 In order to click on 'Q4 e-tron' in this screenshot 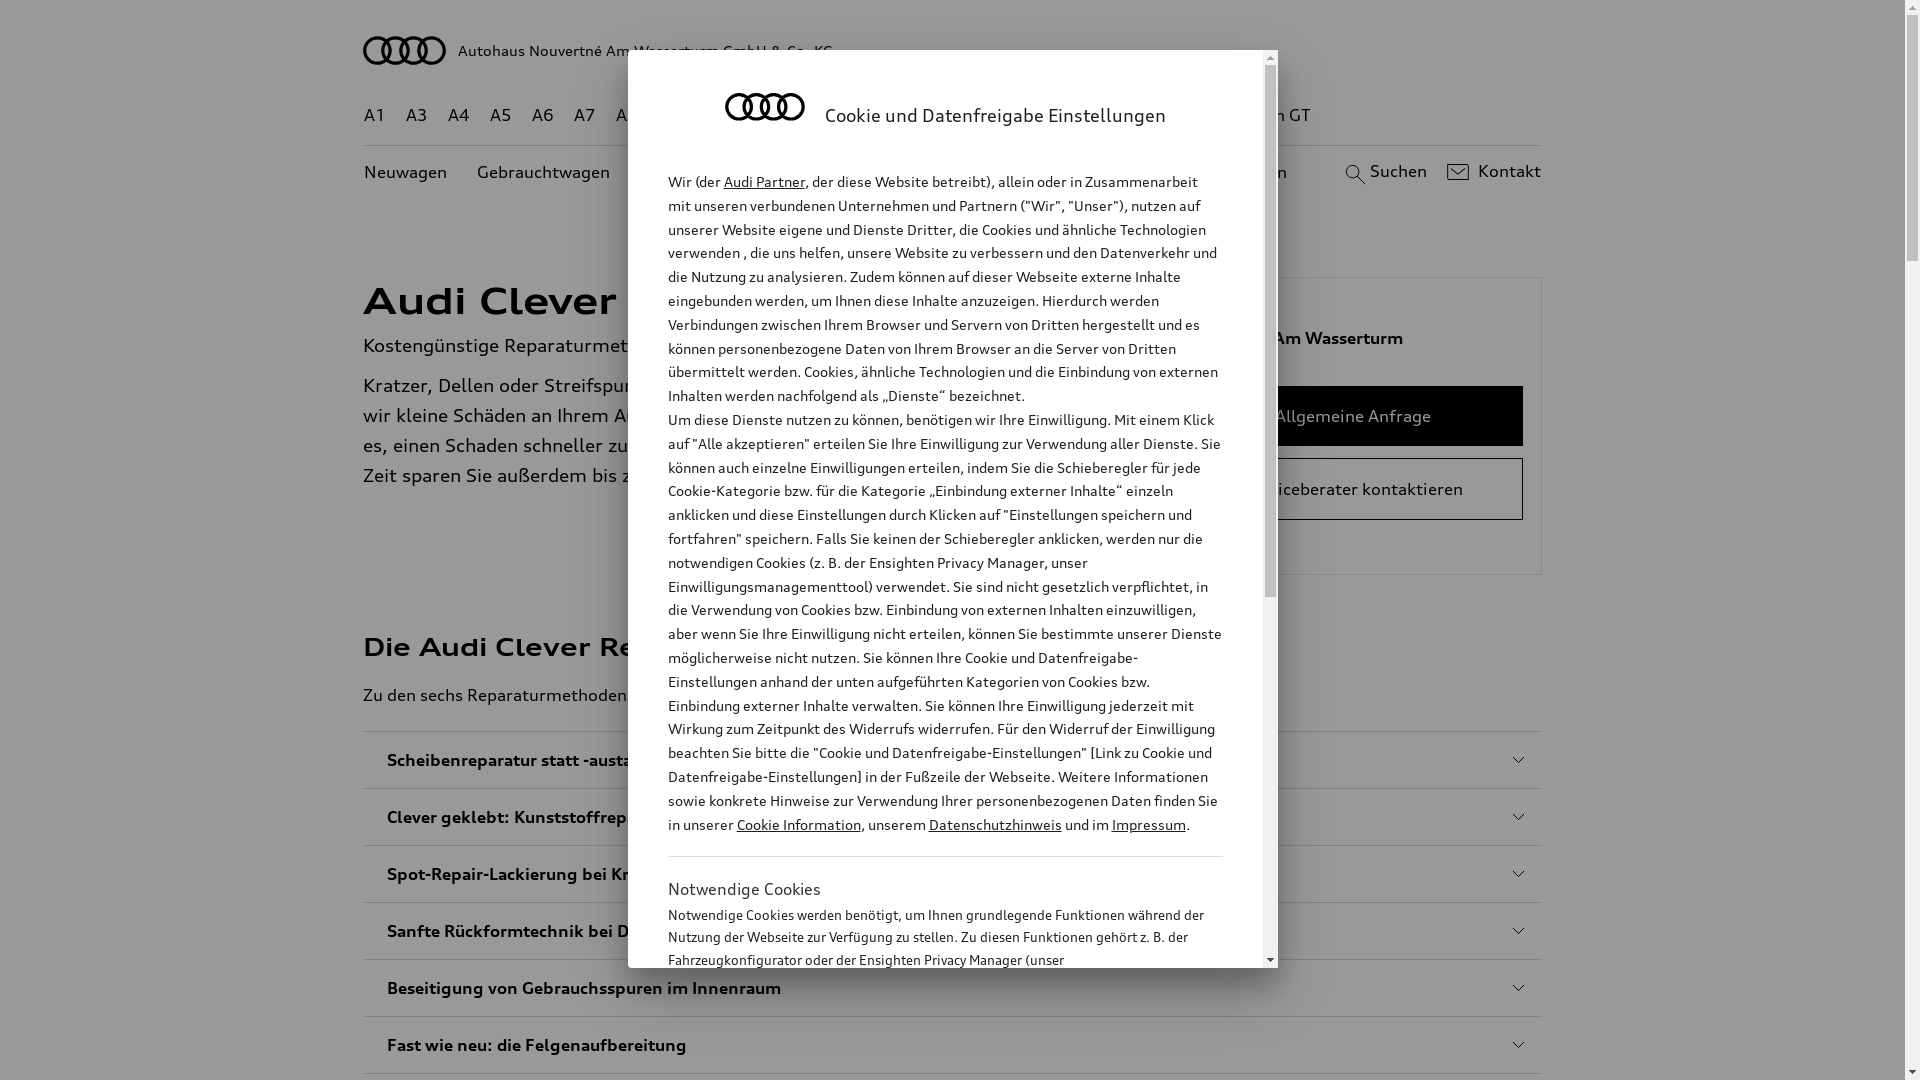, I will do `click(781, 115)`.